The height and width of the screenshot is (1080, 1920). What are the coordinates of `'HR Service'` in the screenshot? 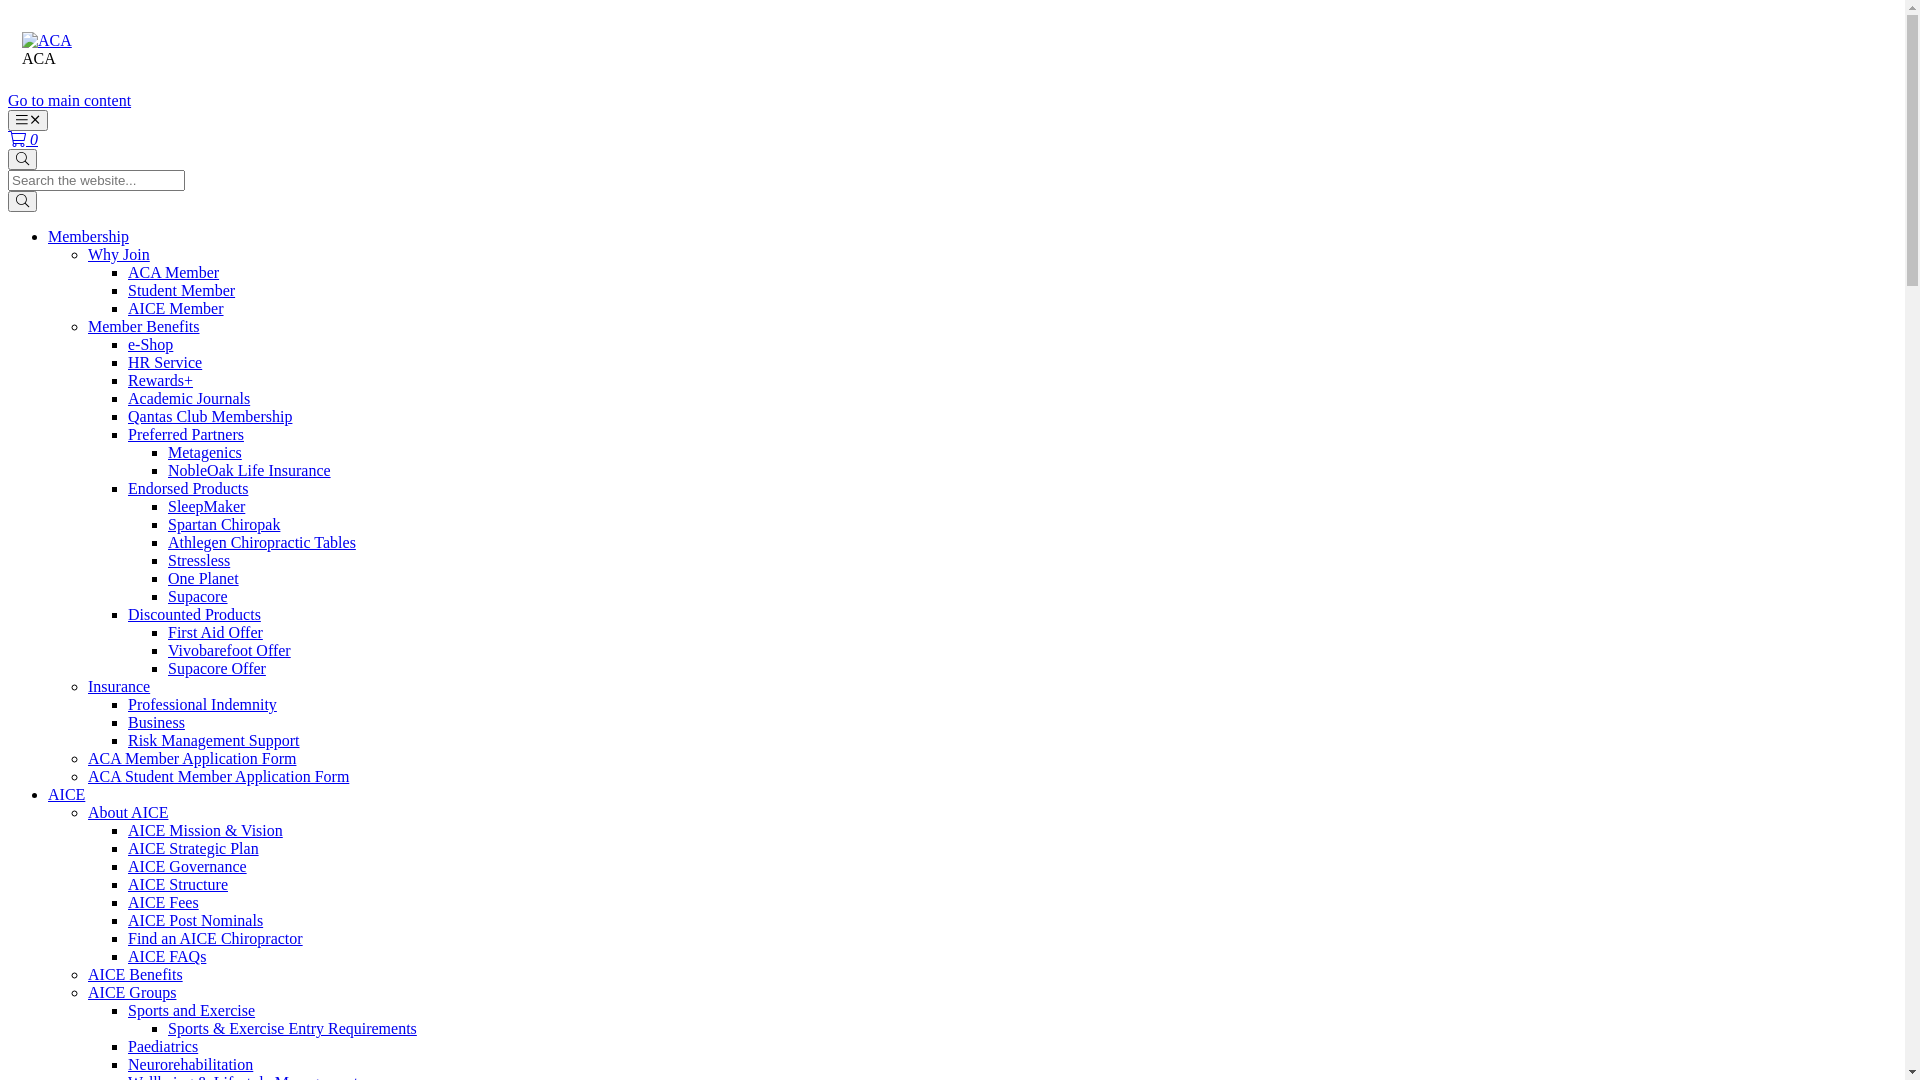 It's located at (164, 362).